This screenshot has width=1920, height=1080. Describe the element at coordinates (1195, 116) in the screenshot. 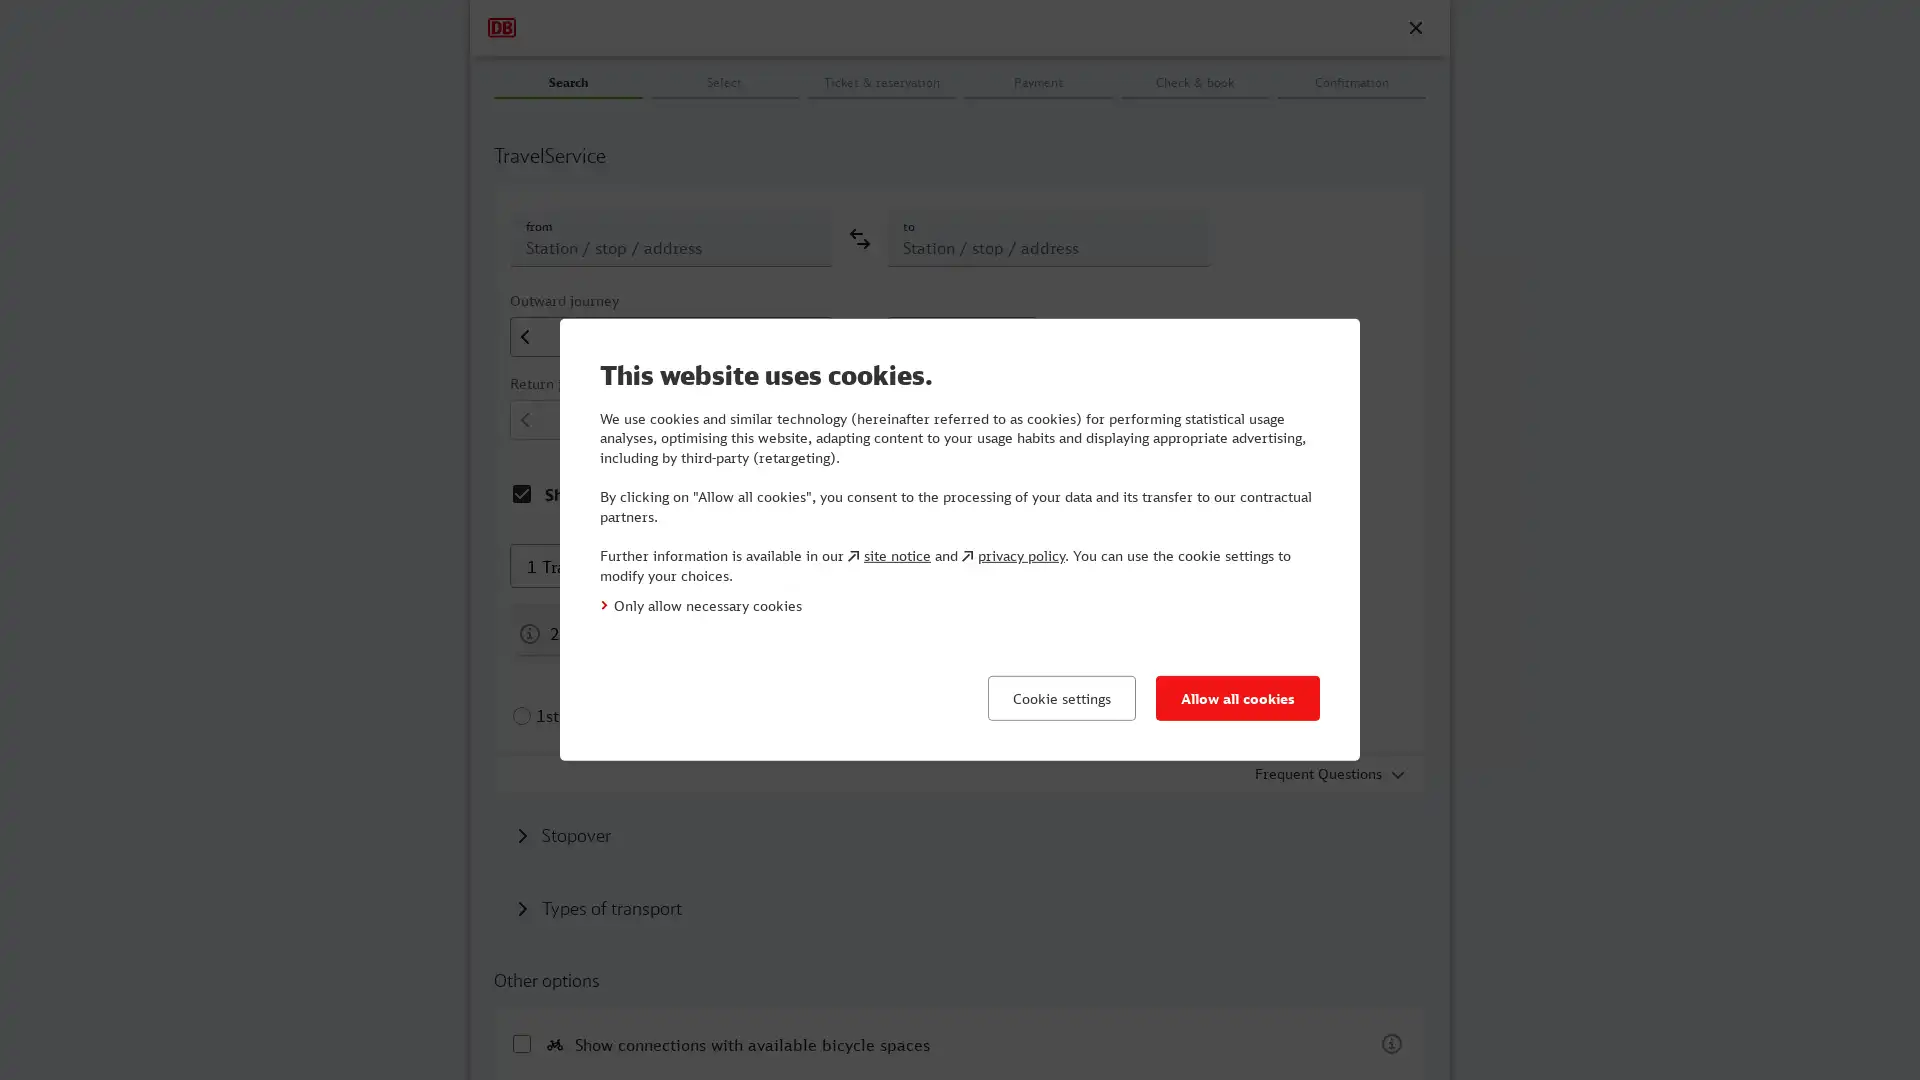

I see `Search connection` at that location.